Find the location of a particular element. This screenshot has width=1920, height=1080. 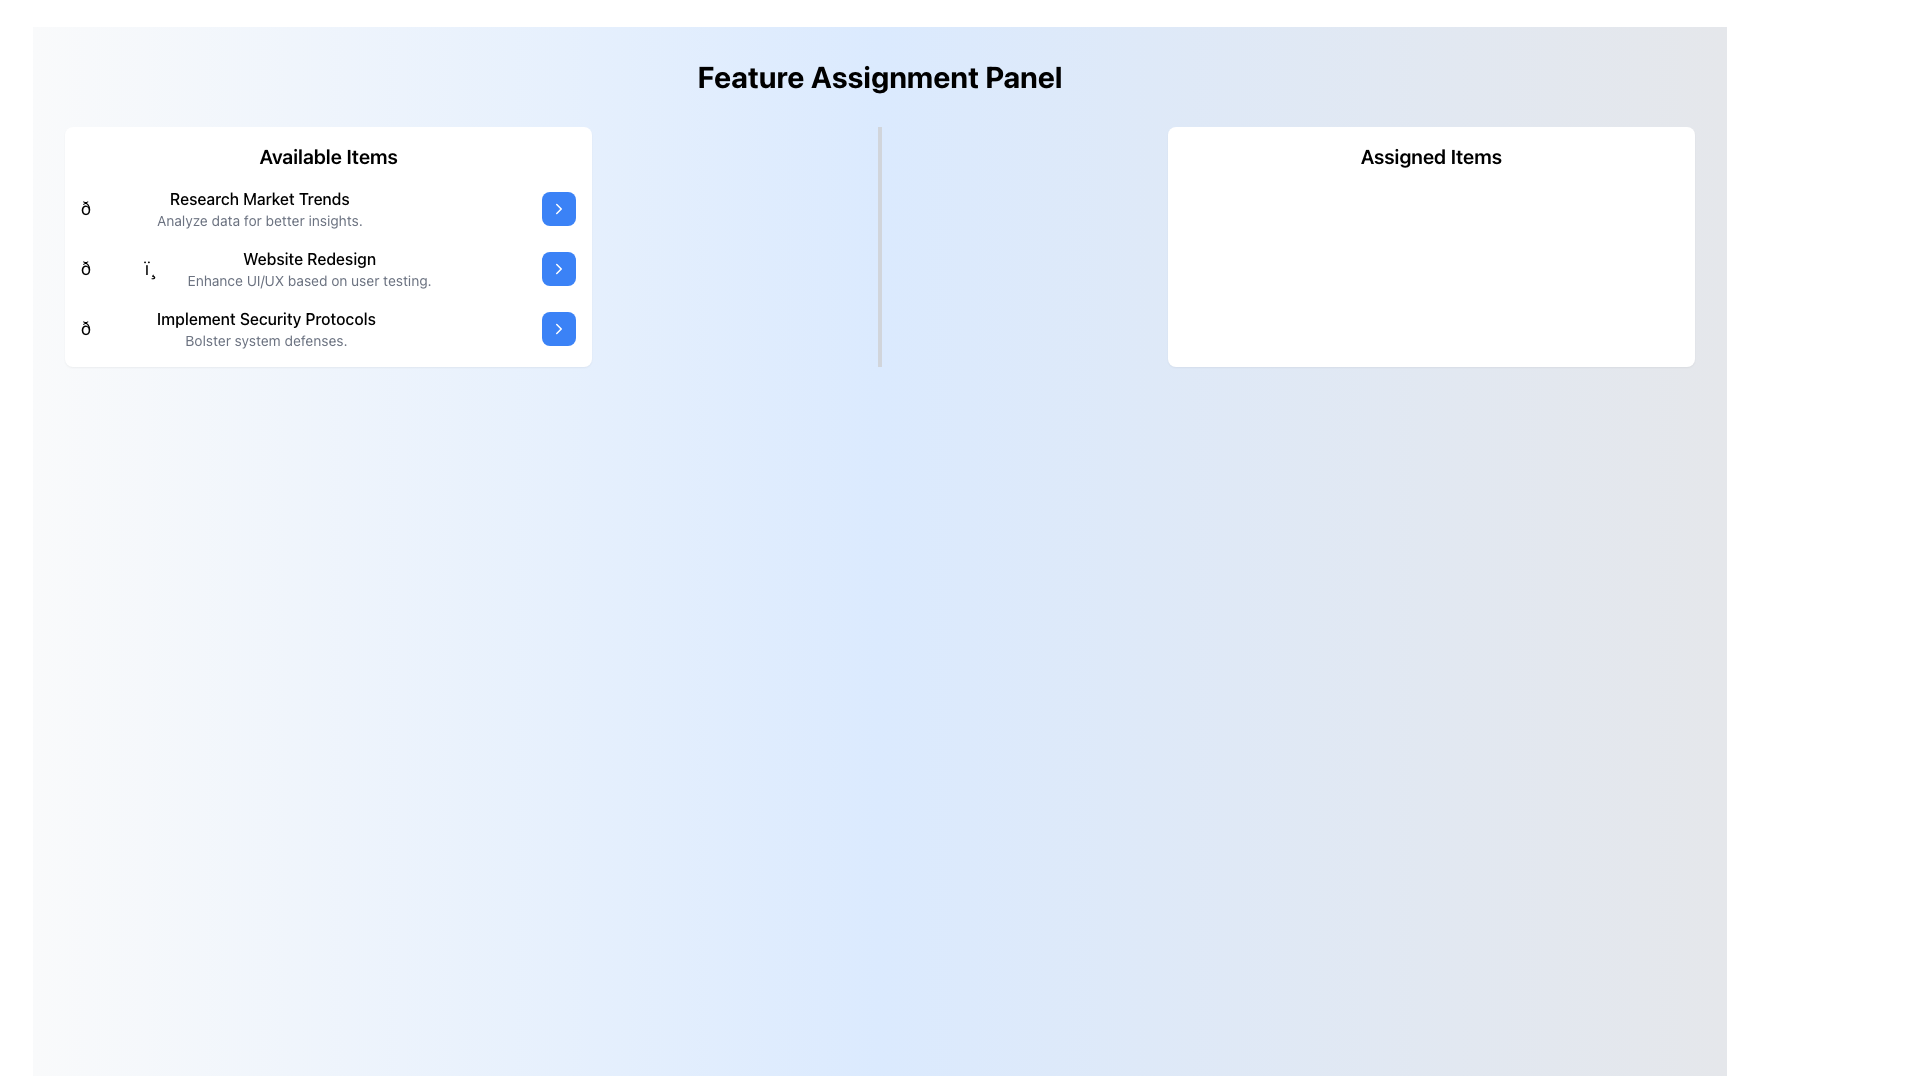

the third item in the vertical list of 'Available Items' is located at coordinates (265, 327).